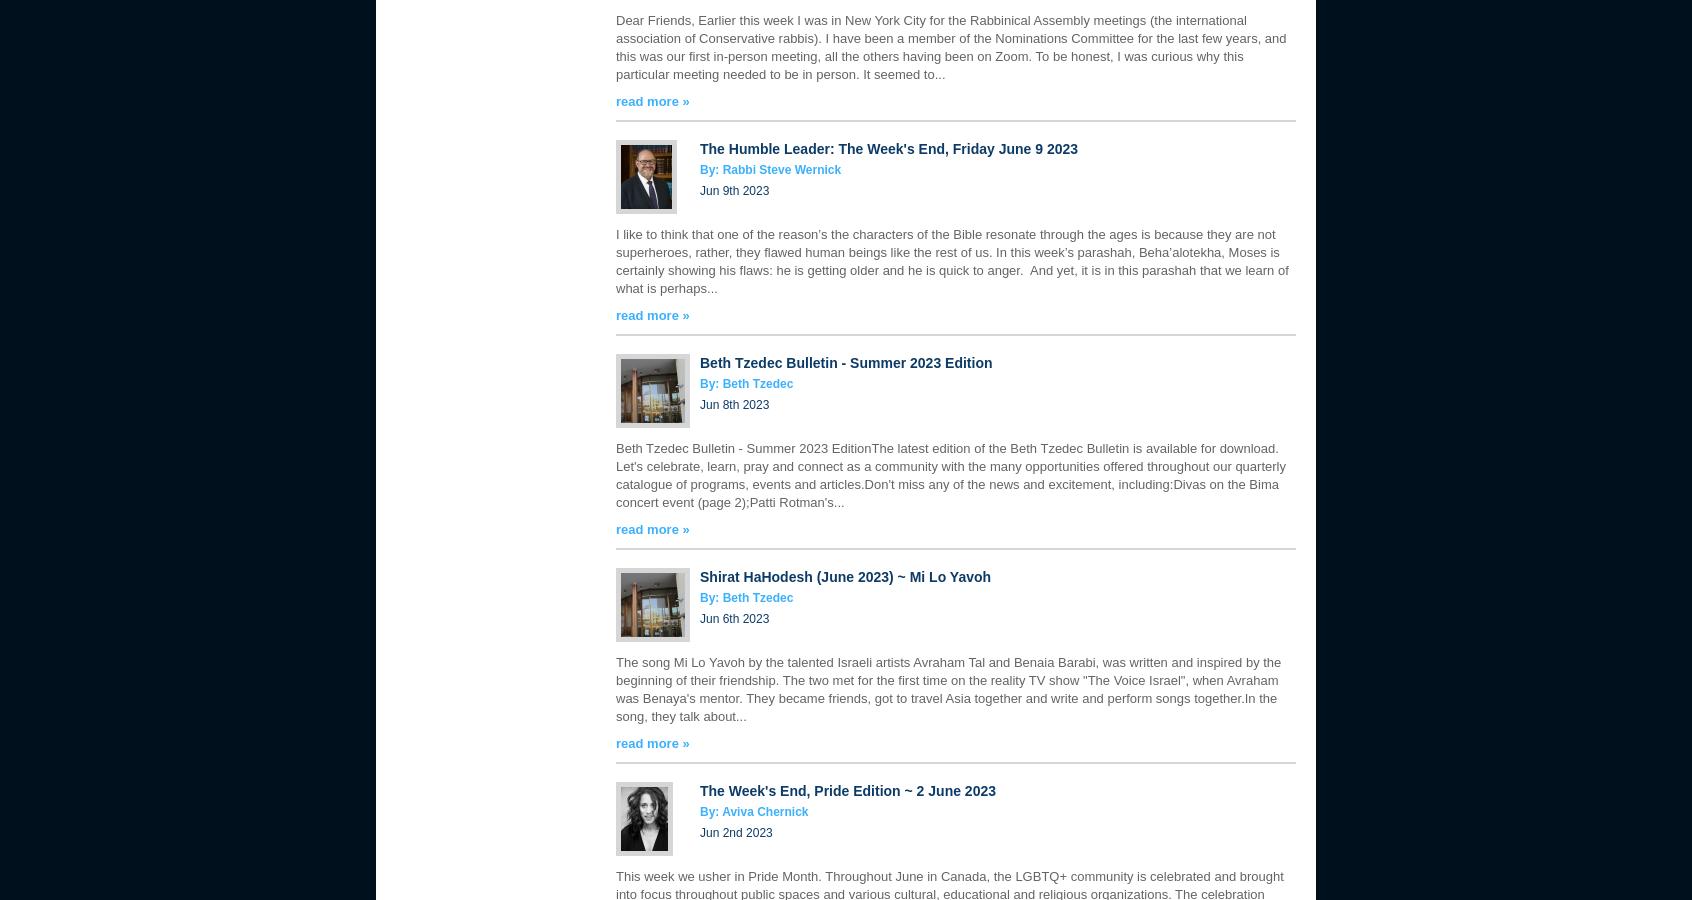  Describe the element at coordinates (948, 688) in the screenshot. I see `'The song Mi Lo Yavoh by the talented Israeli artists Avraham Tal and Benaia Barabi, was written and inspired by the beginning of their friendship. The two met for the first time on the reality TV show "The Voice Israel", when Avraham was Benaya's mentor. They became friends, got to travel Asia together and write and perform songs together.In the song, they talk about...'` at that location.